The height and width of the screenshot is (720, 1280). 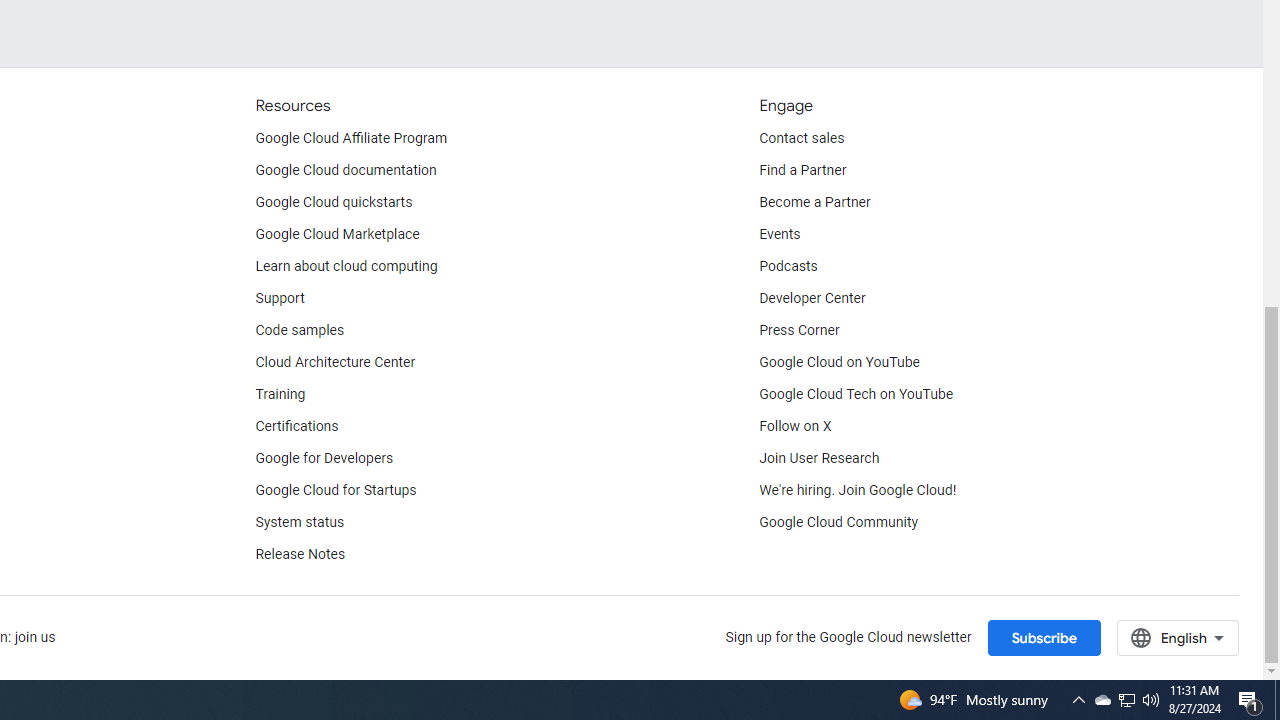 I want to click on 'System status', so click(x=299, y=522).